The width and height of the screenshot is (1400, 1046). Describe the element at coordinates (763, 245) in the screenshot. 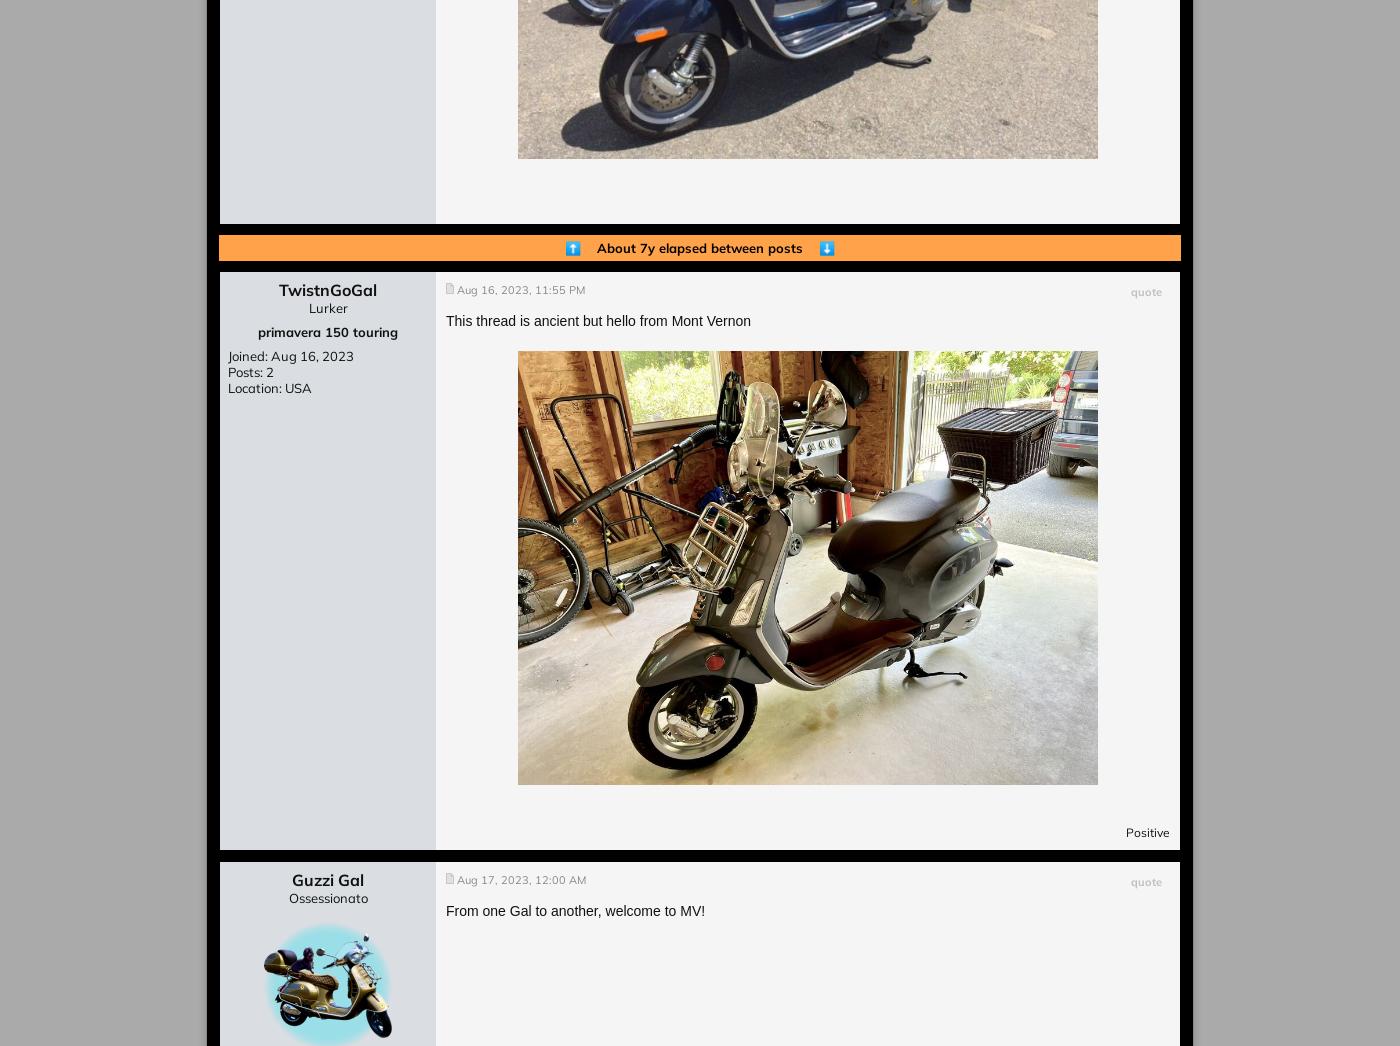

I see `'between posts'` at that location.